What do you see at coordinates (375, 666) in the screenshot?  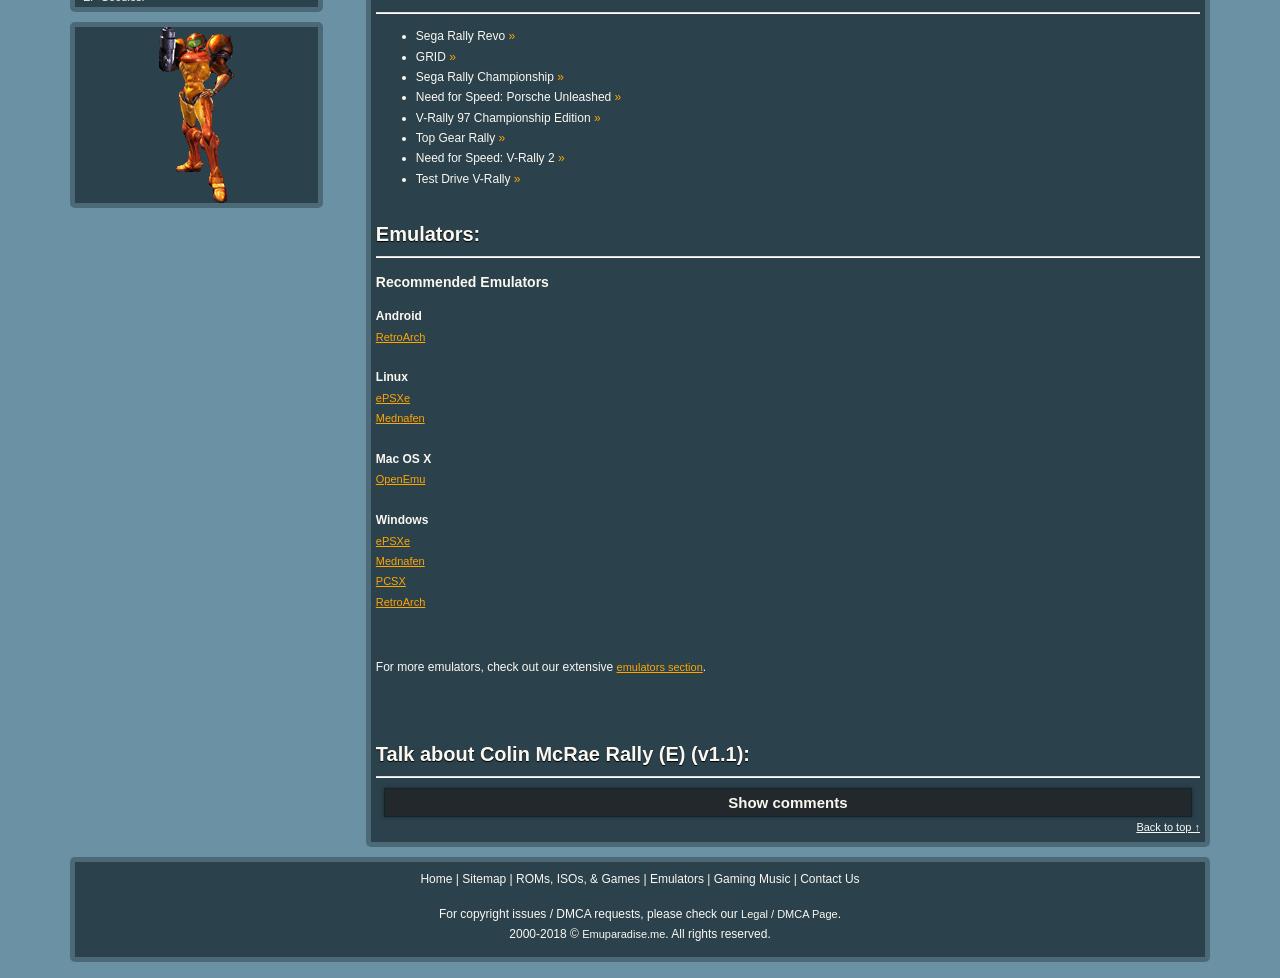 I see `'For more emulators, check out our extensive'` at bounding box center [375, 666].